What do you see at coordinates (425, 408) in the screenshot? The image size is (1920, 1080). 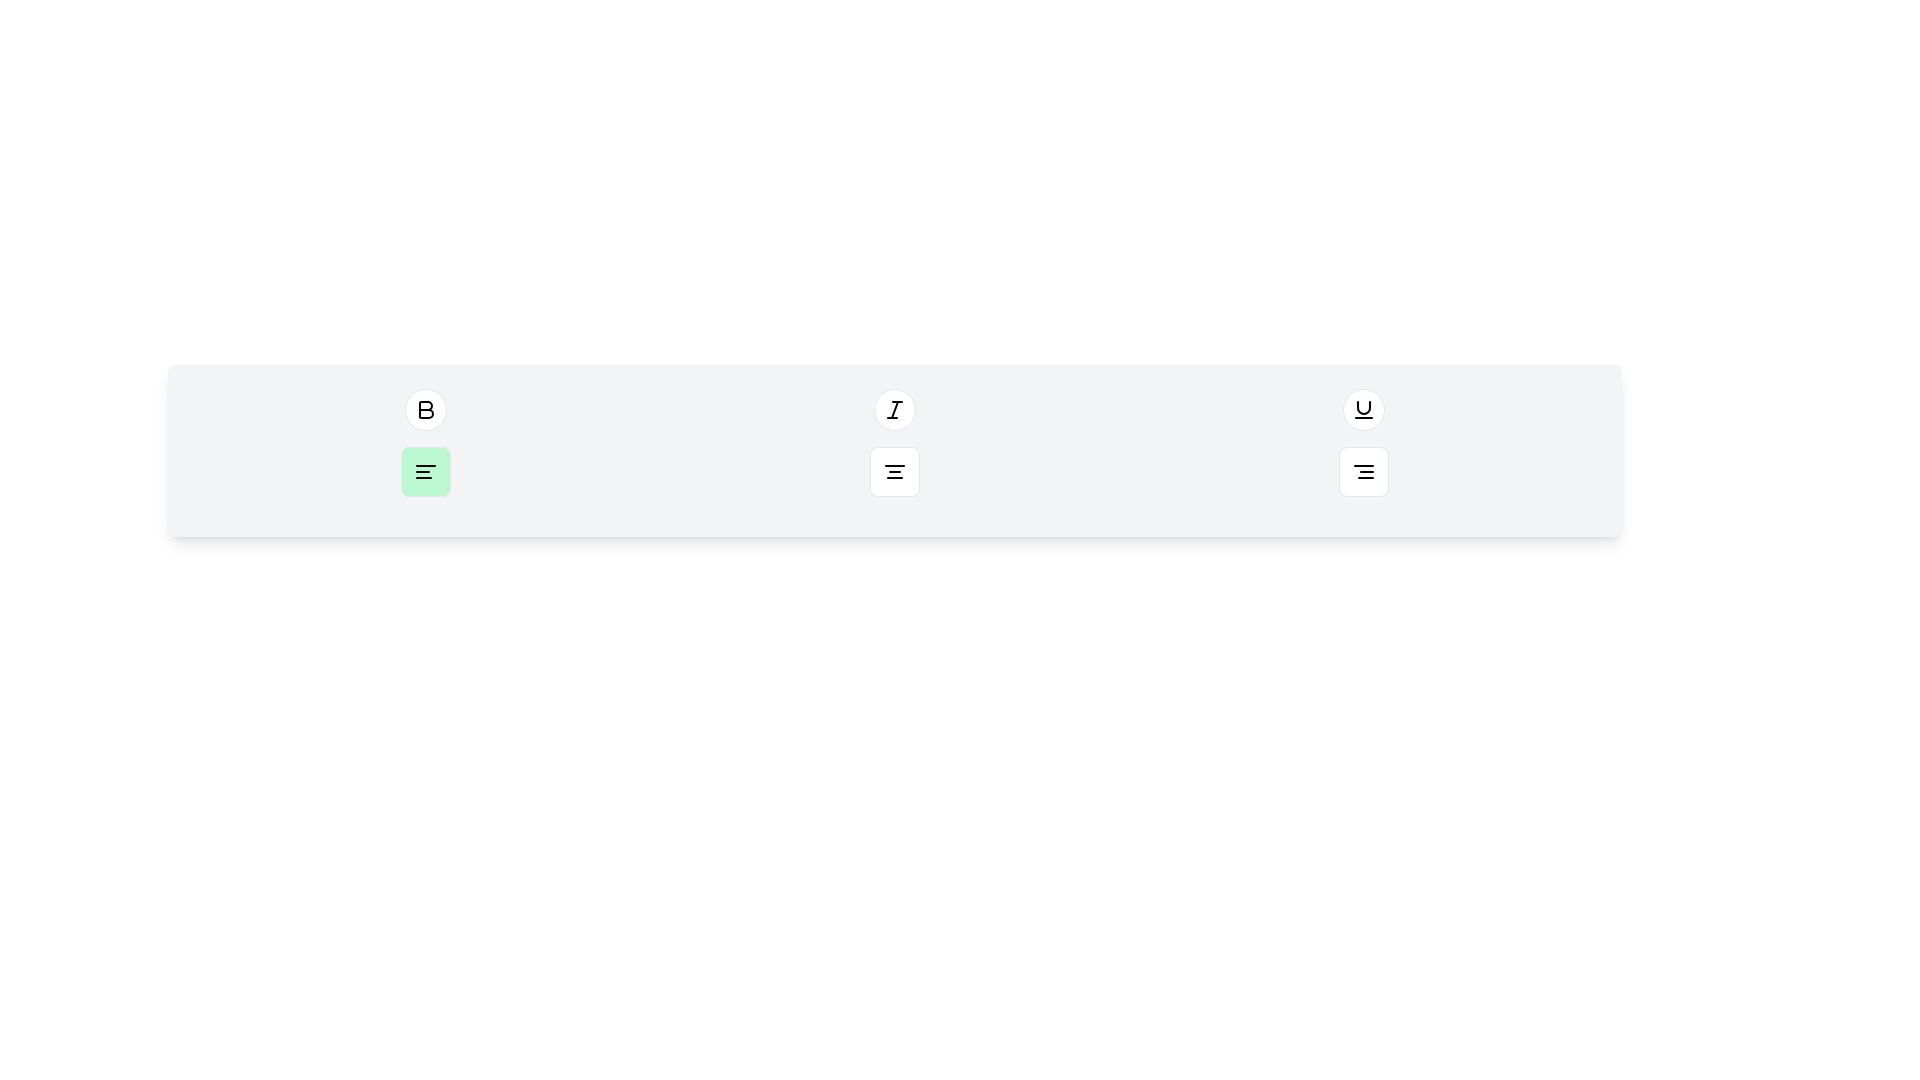 I see `the bold text formatting icon located in the horizontal toolbar interface above the second button, to select it for applying bold styling` at bounding box center [425, 408].